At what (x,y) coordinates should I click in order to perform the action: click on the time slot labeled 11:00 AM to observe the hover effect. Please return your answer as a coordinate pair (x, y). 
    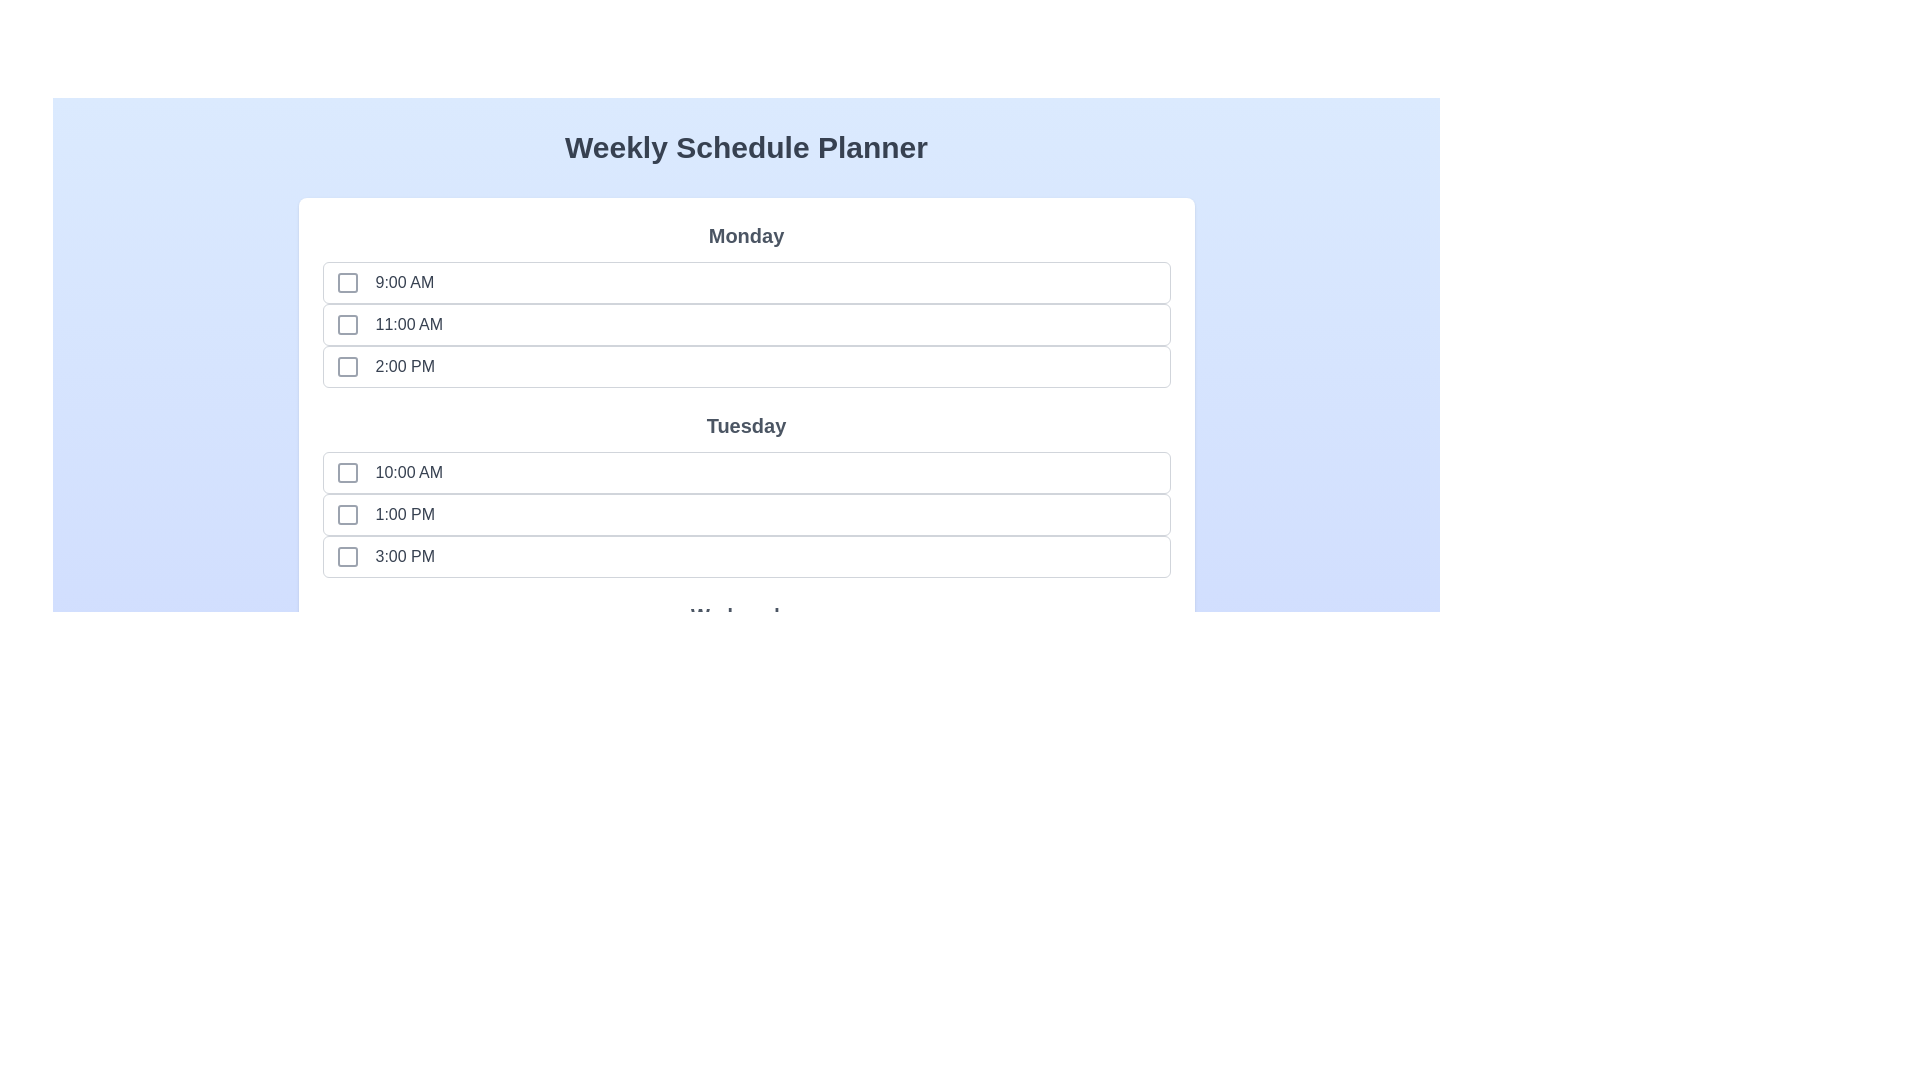
    Looking at the image, I should click on (375, 323).